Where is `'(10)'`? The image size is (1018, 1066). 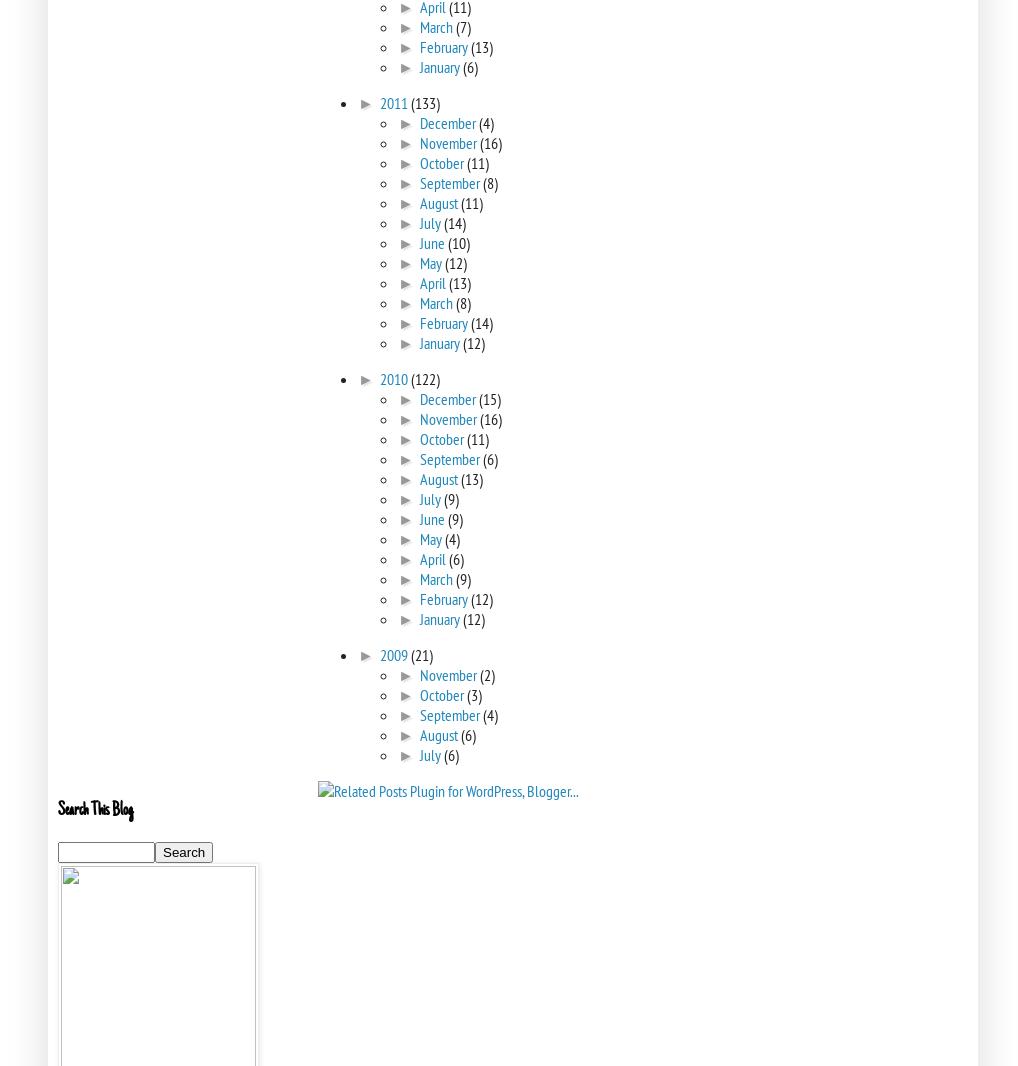
'(10)' is located at coordinates (456, 242).